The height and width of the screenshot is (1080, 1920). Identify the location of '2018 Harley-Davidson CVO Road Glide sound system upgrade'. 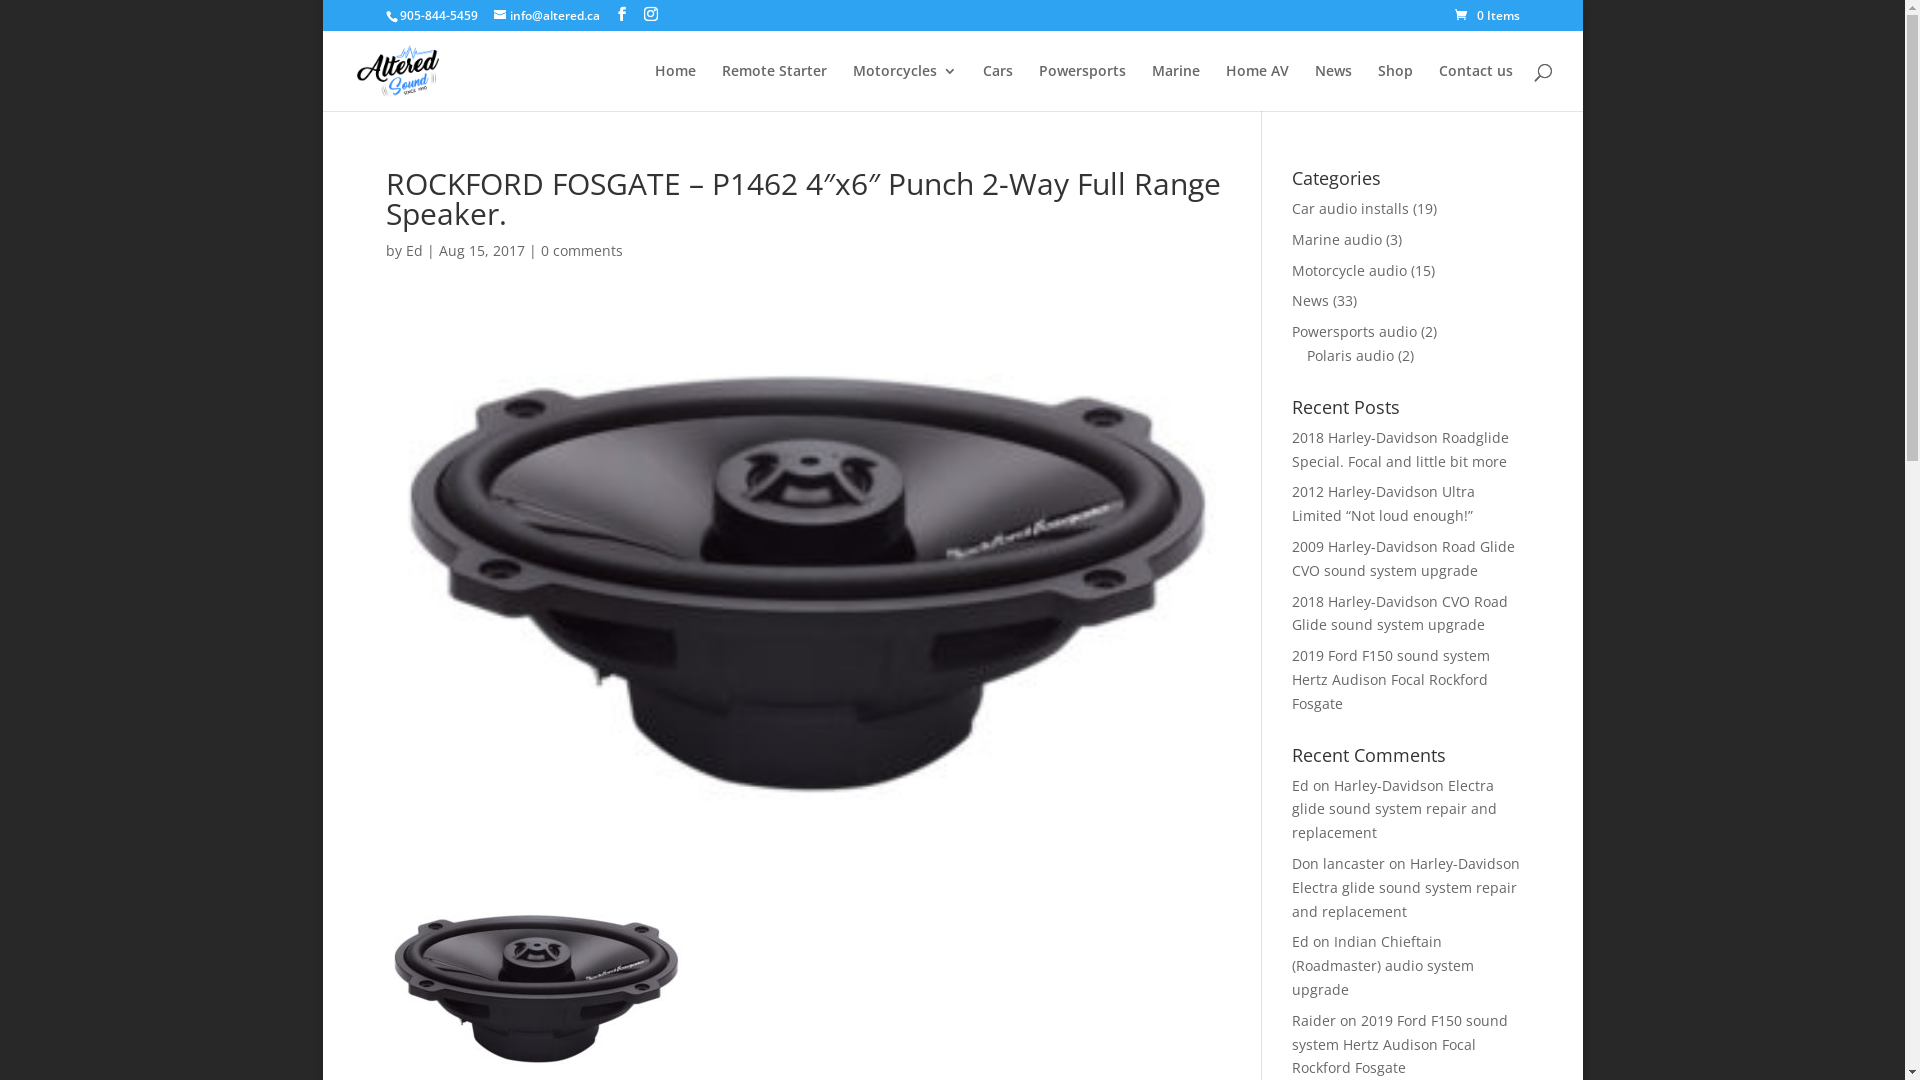
(1399, 612).